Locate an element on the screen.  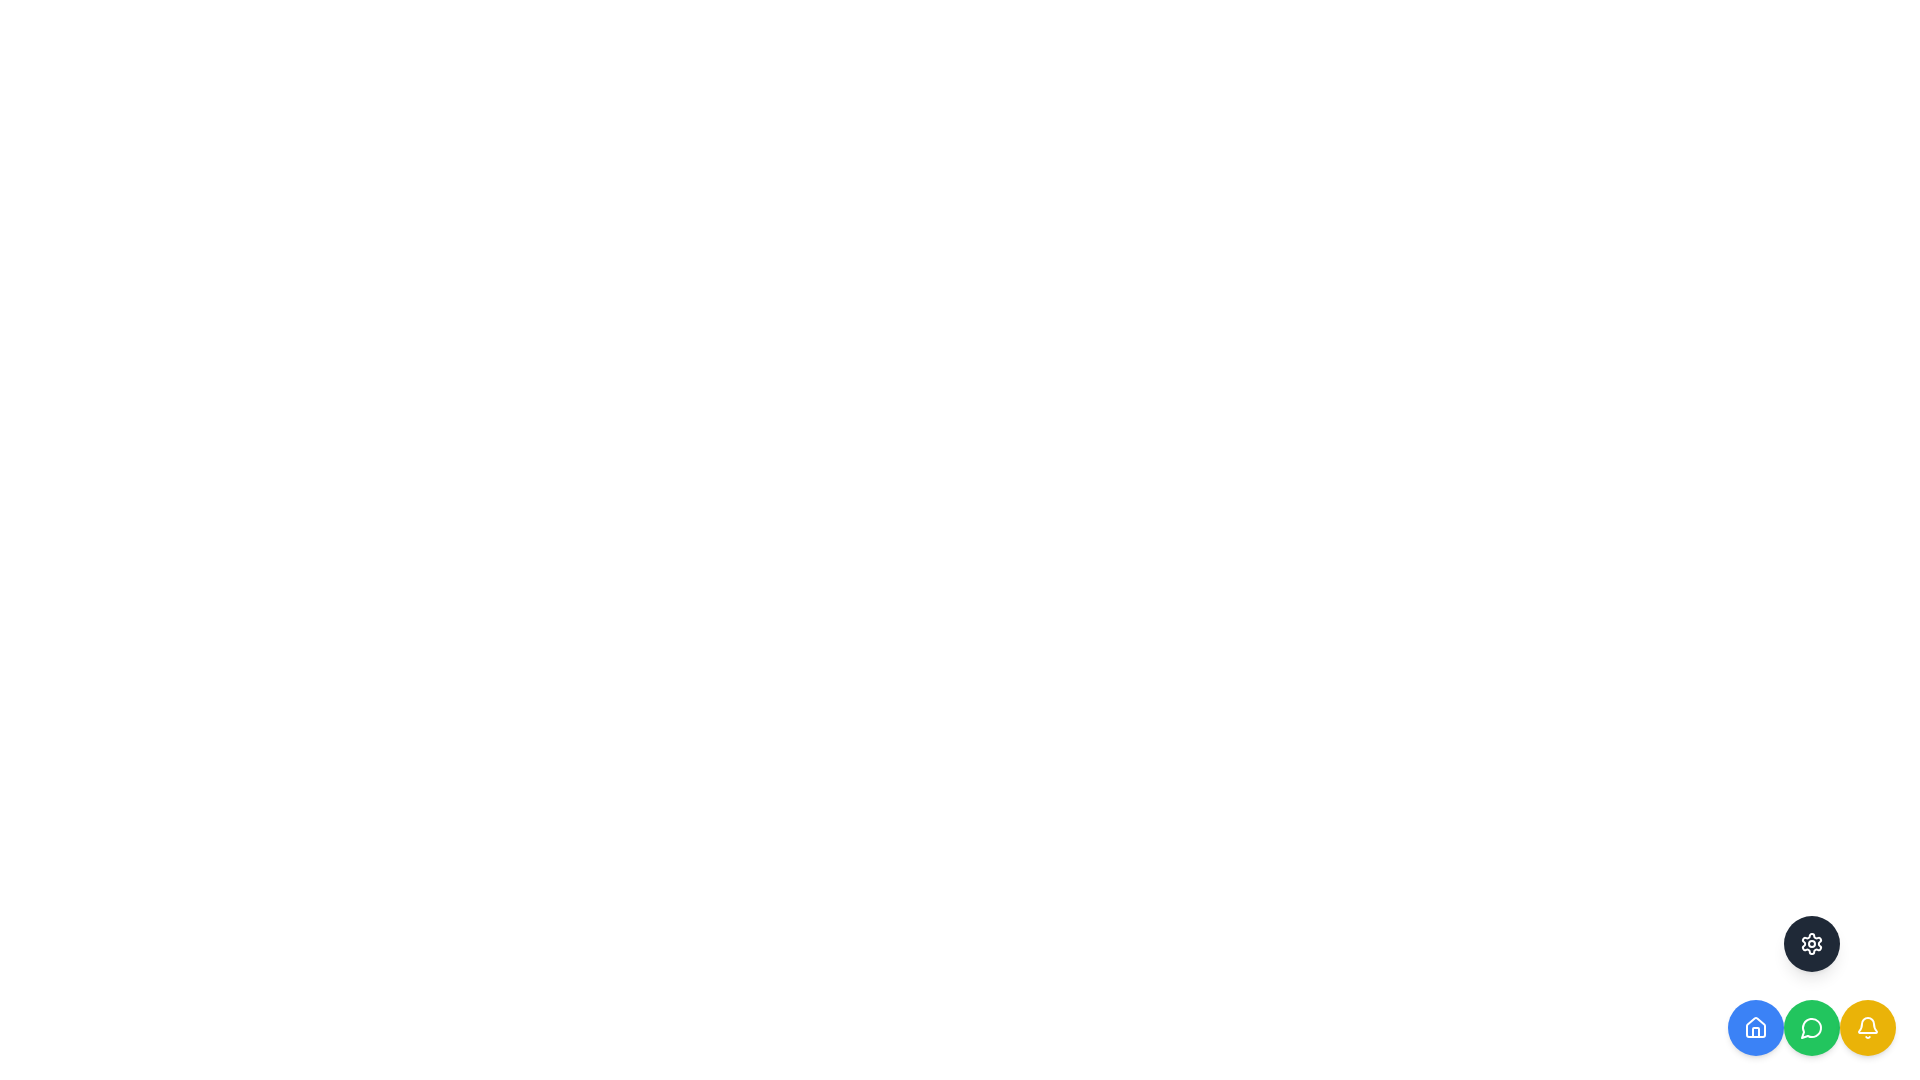
the cogwheel-shaped Settings Icon inside the dark circular button at the bottom-right corner of the interface is located at coordinates (1811, 944).